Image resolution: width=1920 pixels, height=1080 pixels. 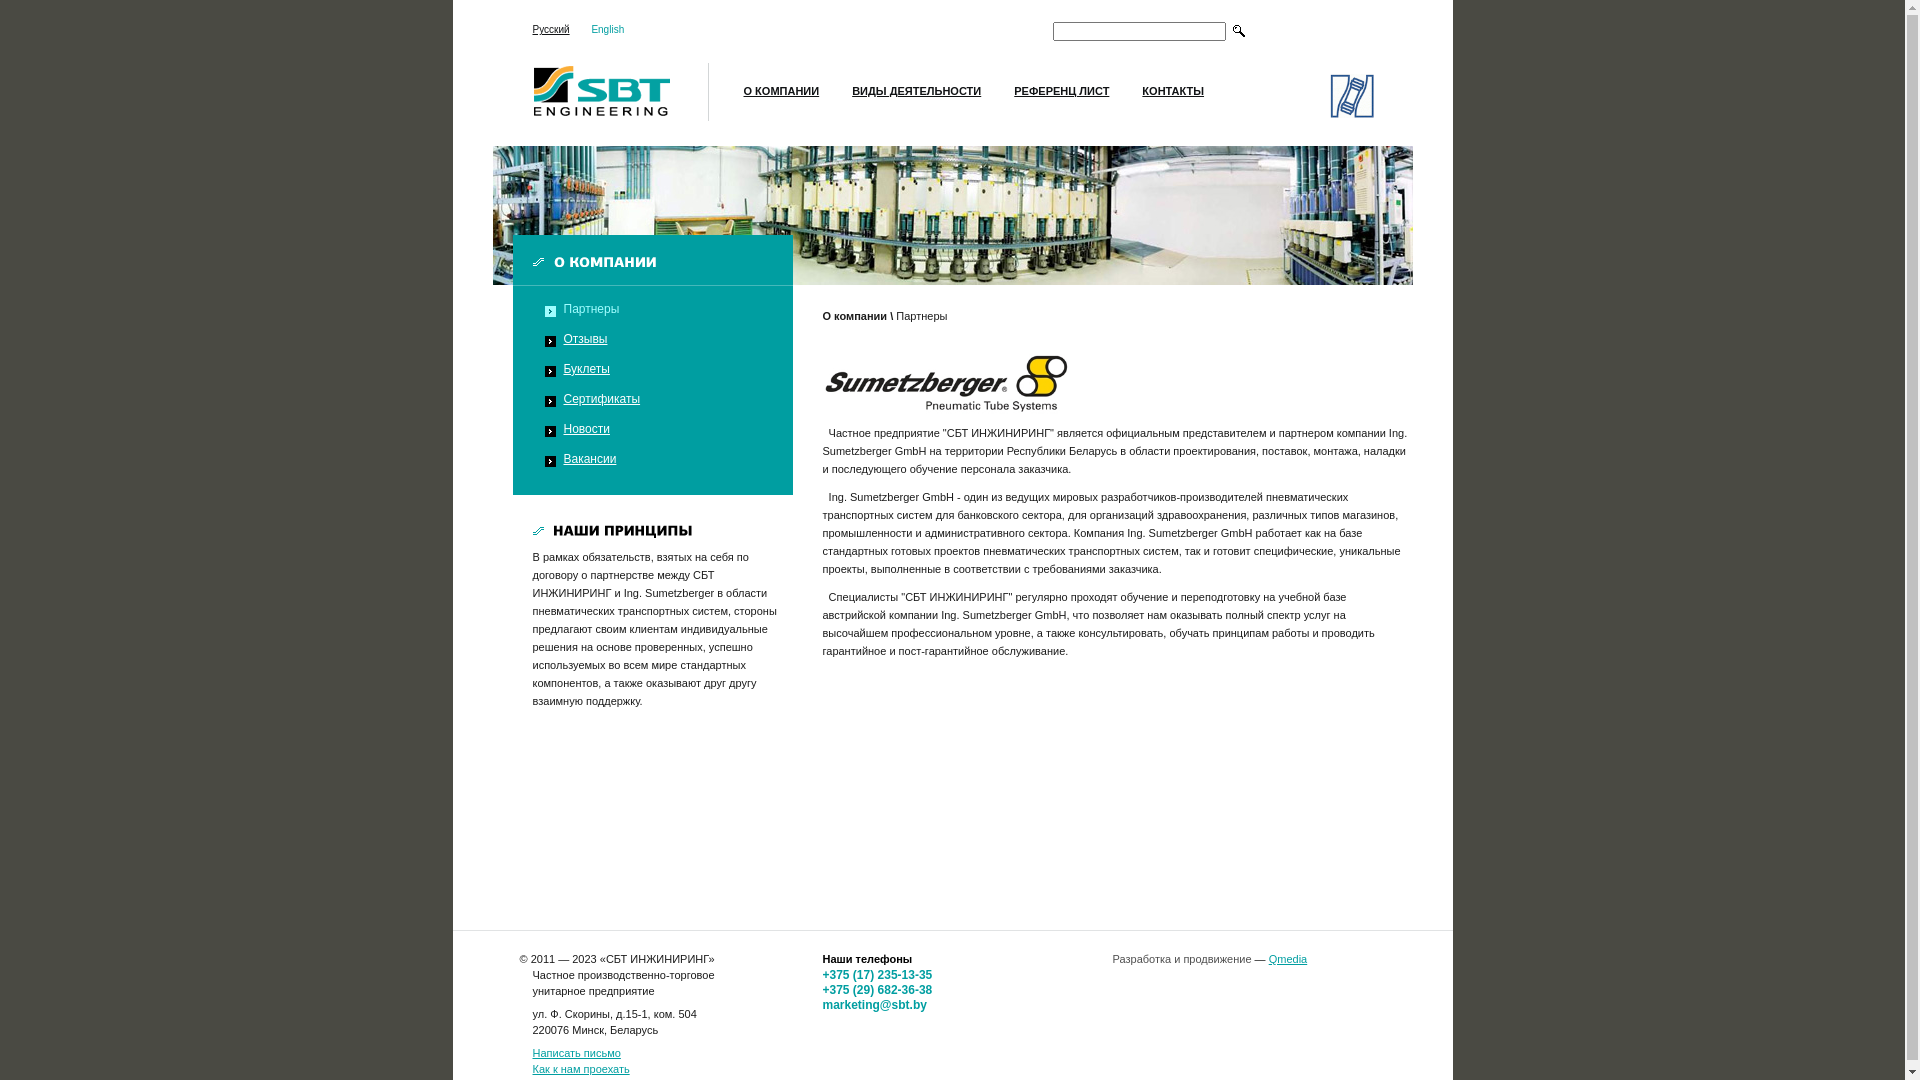 I want to click on 'Qmedia', so click(x=1288, y=958).